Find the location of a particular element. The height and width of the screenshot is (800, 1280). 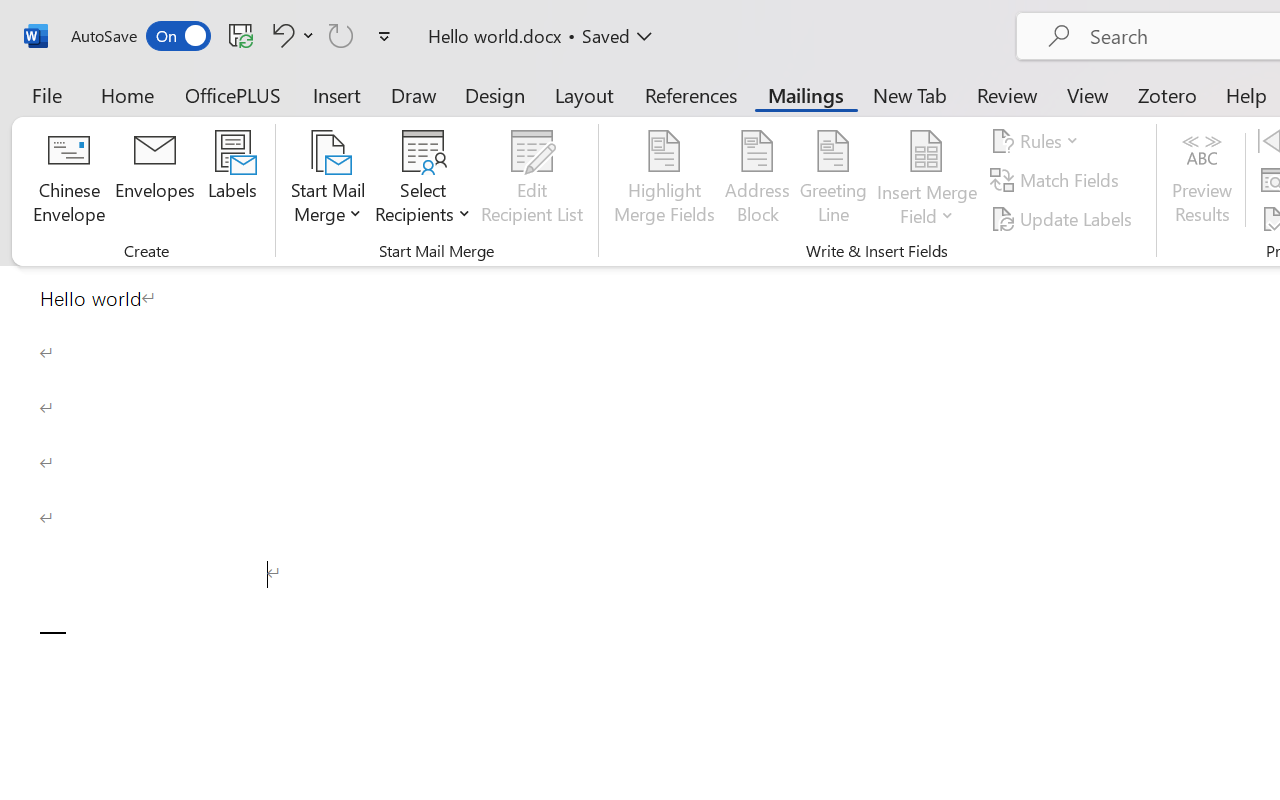

'Start Mail Merge' is located at coordinates (328, 179).